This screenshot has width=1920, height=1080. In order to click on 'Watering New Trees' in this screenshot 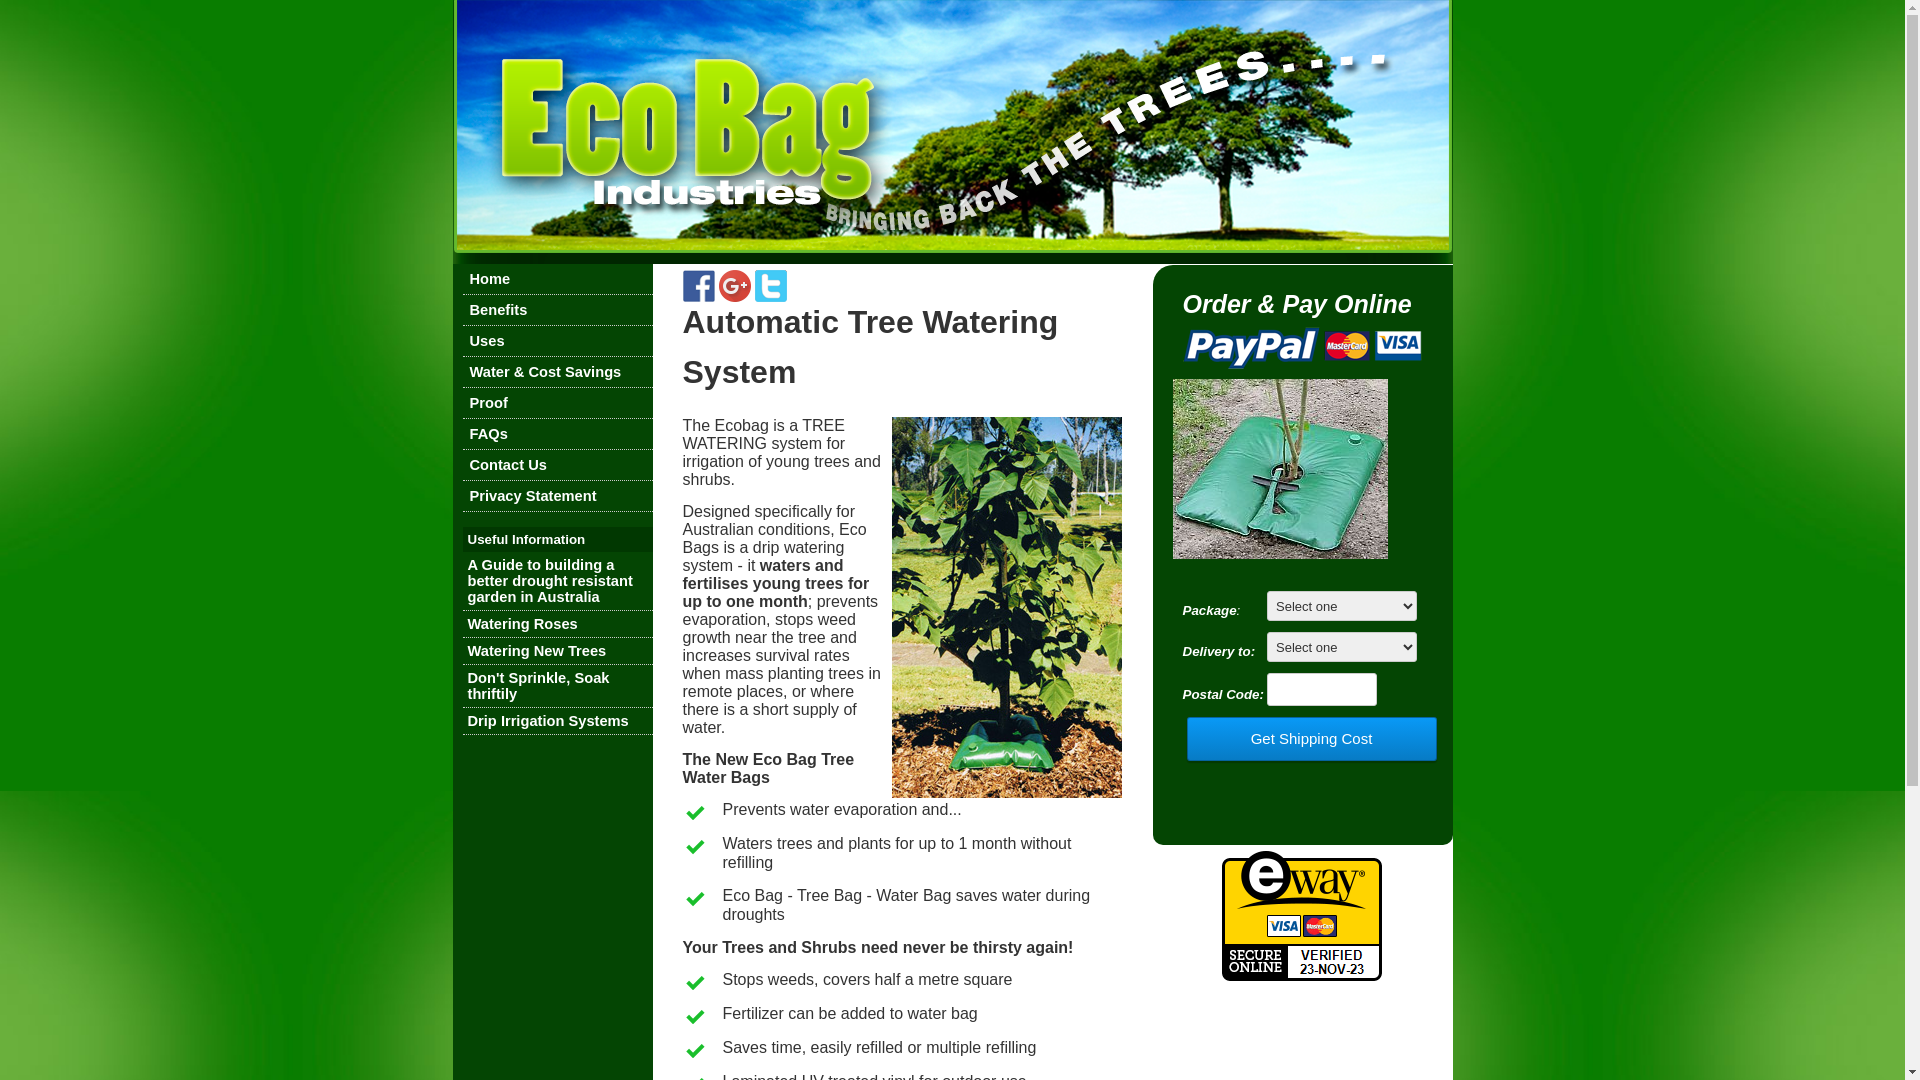, I will do `click(537, 651)`.